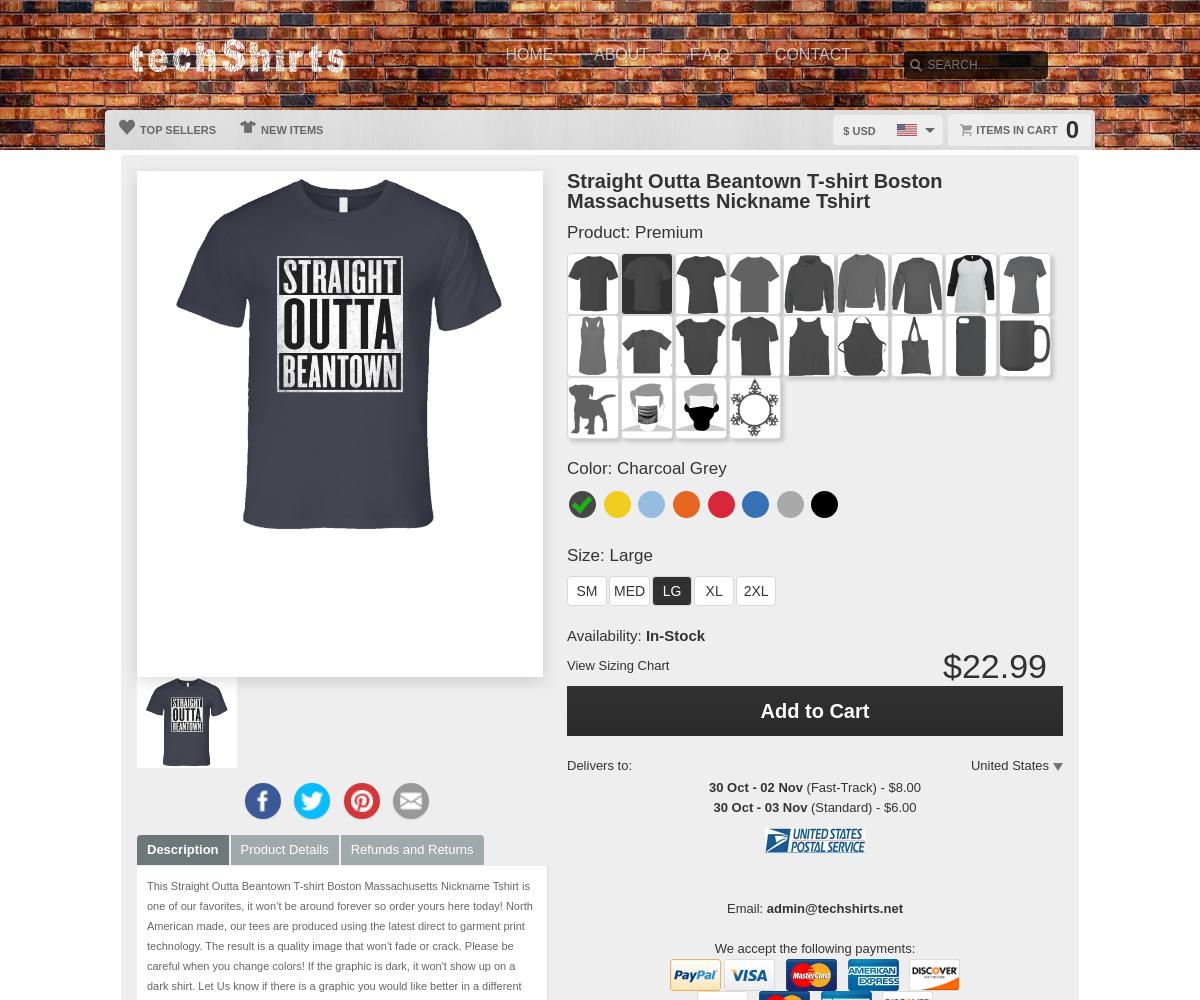  What do you see at coordinates (754, 787) in the screenshot?
I see `'30 Oct - 02 Nov'` at bounding box center [754, 787].